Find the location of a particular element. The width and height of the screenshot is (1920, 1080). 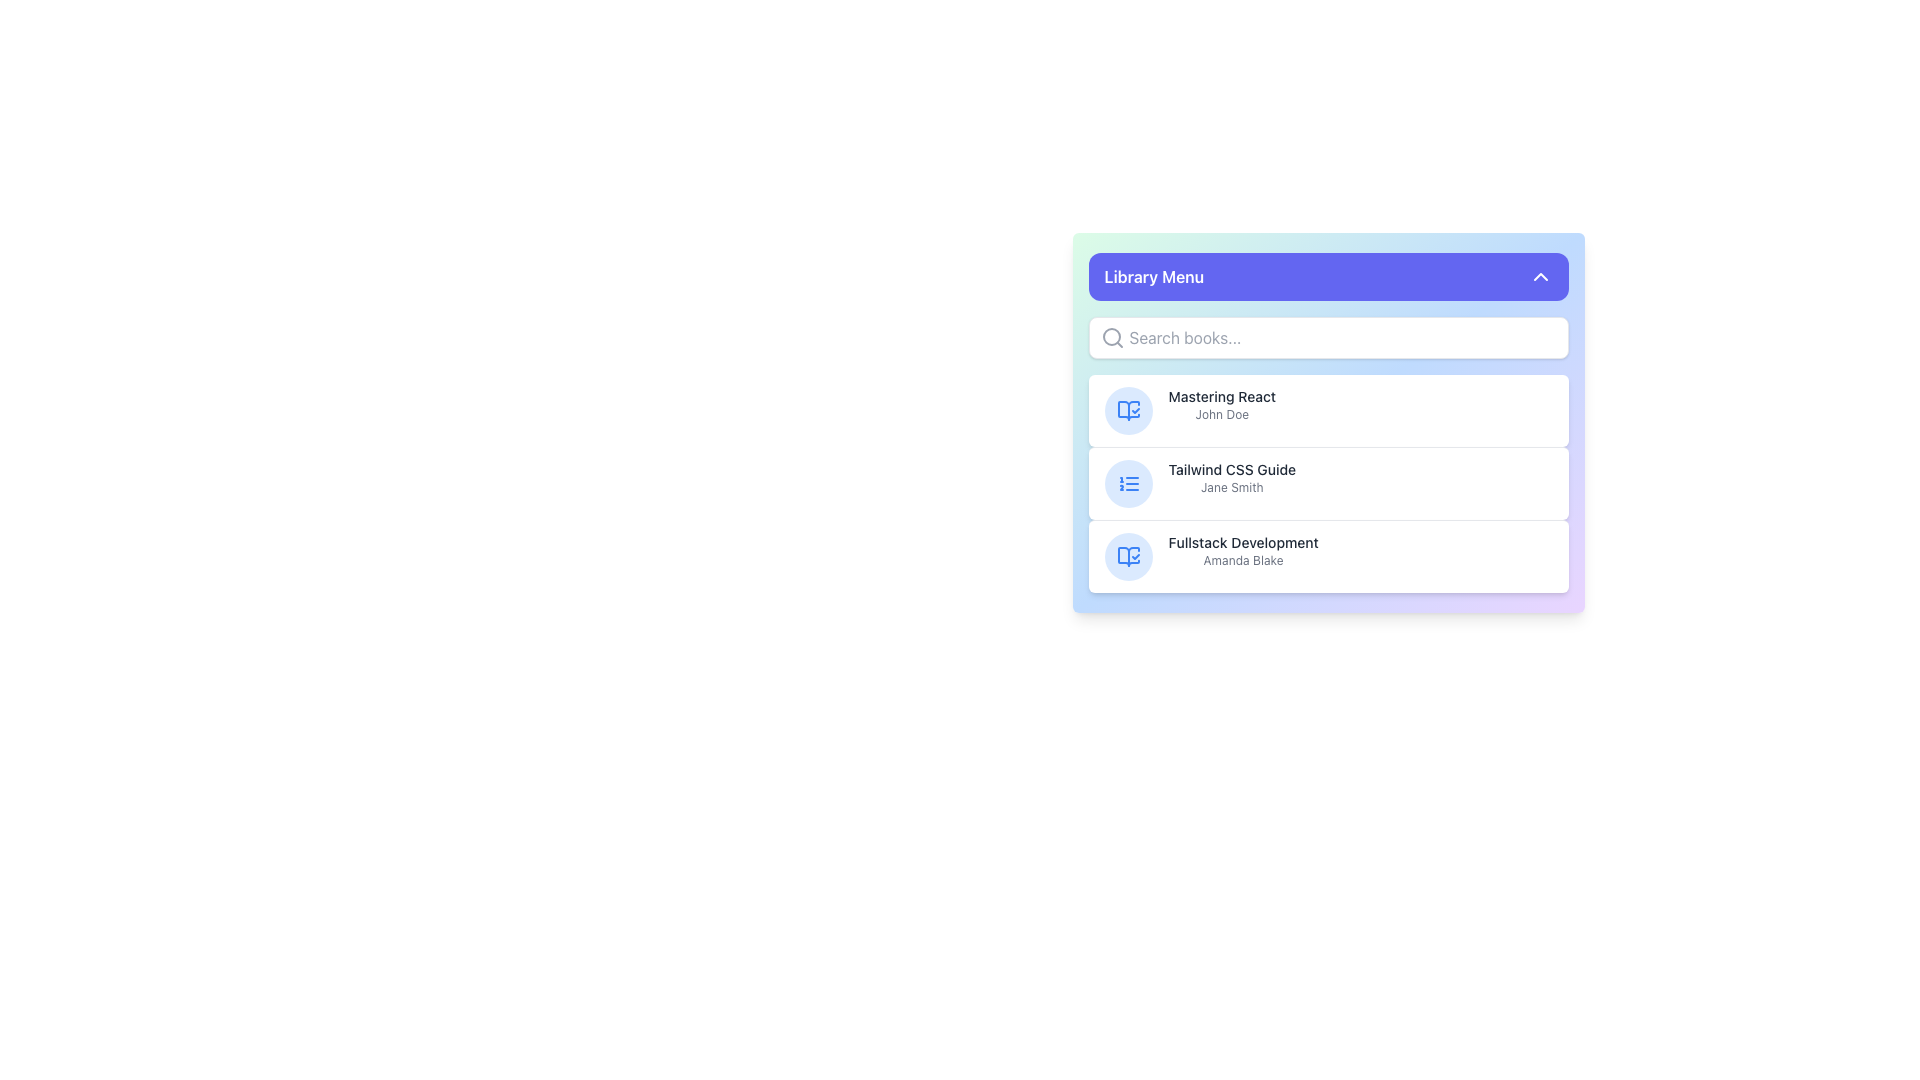

the 'Tailwind CSS Guide' label, which is the primary text of the second entry in the list within the menu, located above the 'Jane Smith' label is located at coordinates (1231, 470).